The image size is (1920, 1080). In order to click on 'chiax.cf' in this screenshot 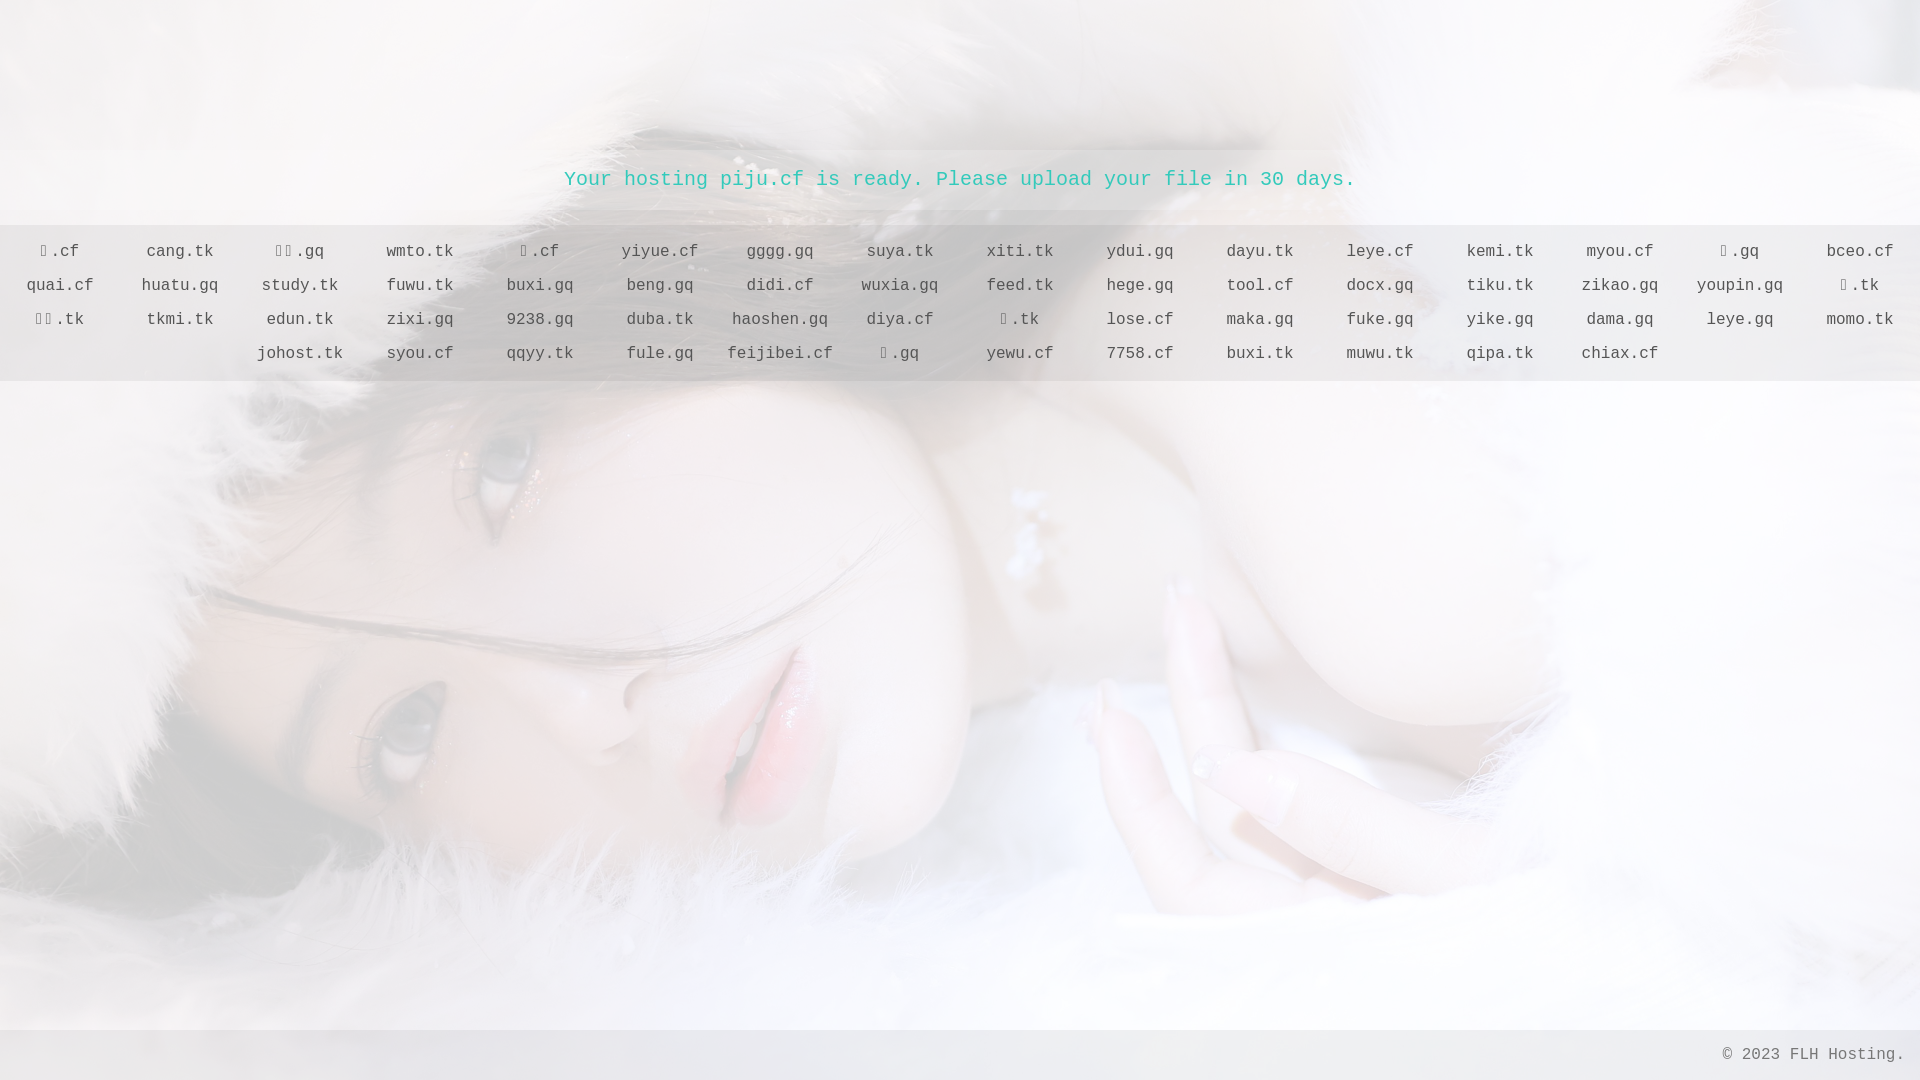, I will do `click(1620, 353)`.